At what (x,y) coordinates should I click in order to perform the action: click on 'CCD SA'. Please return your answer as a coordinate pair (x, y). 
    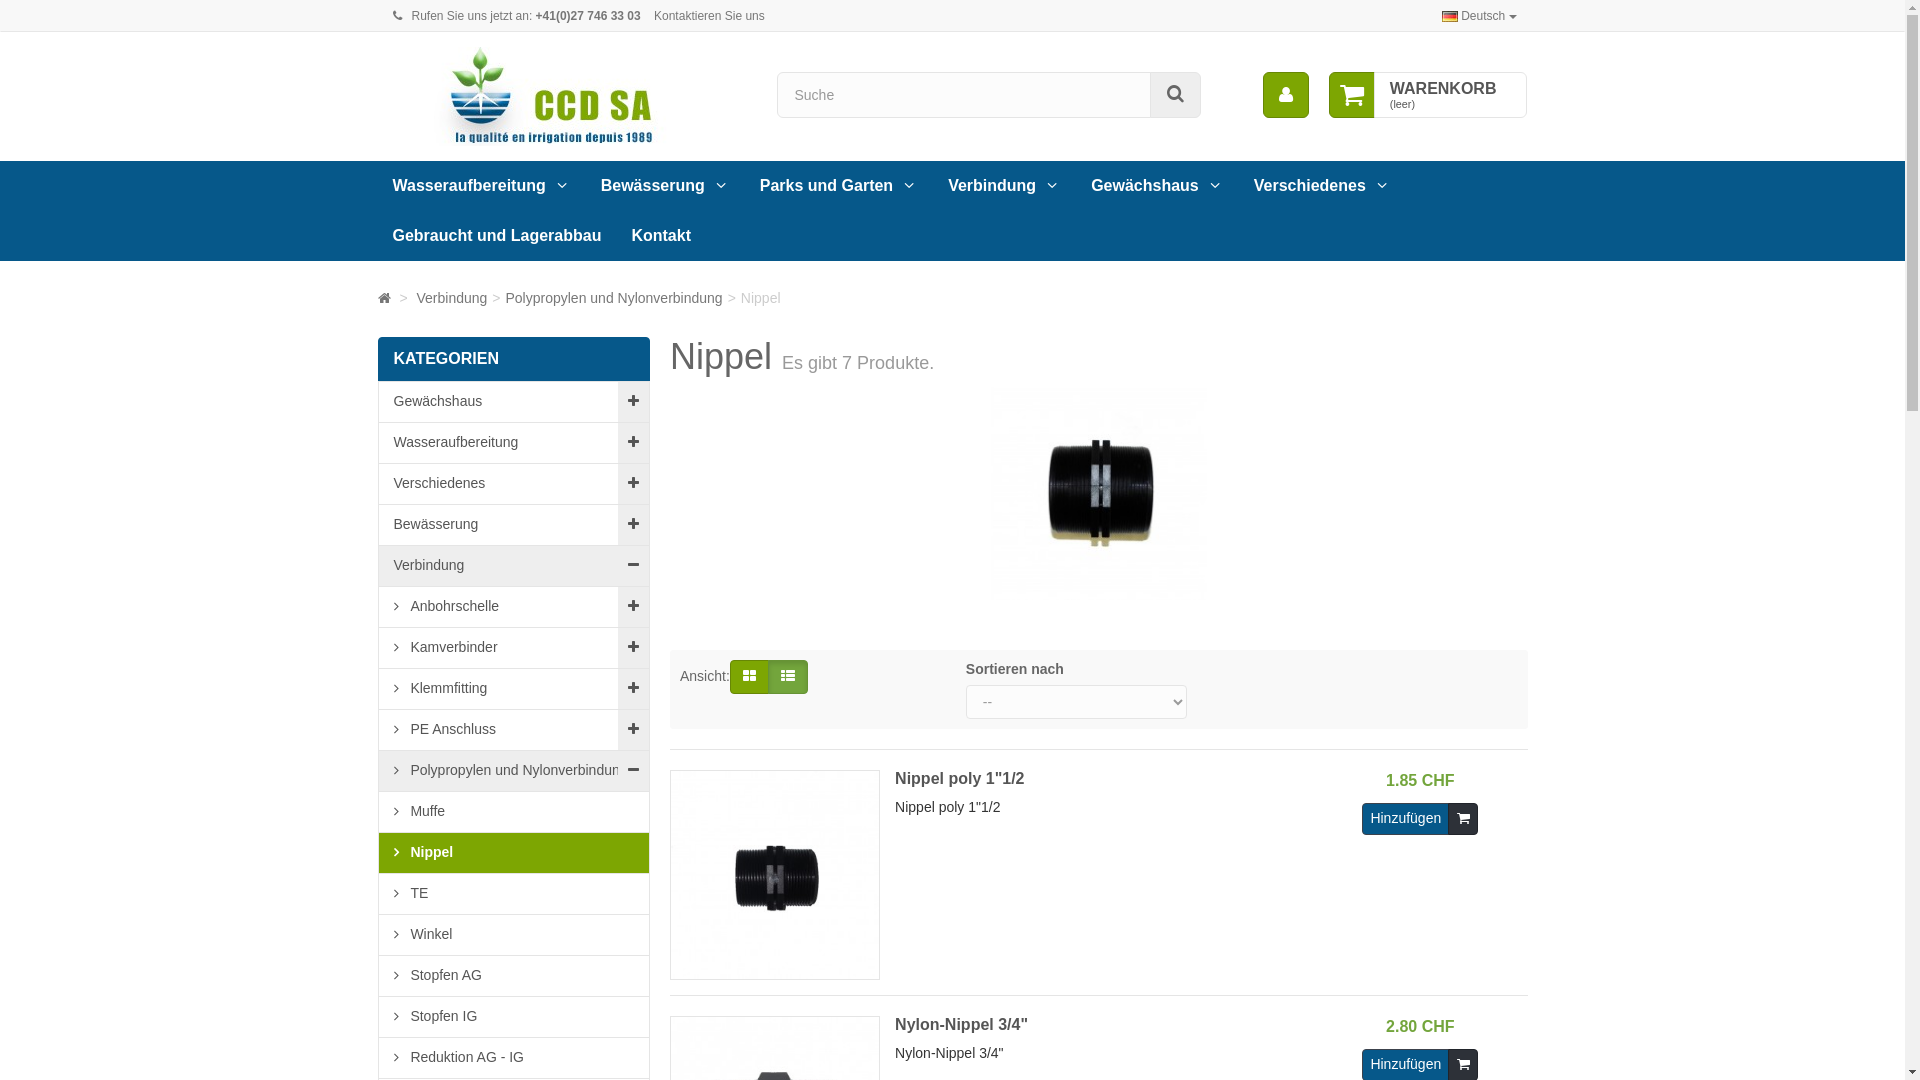
    Looking at the image, I should click on (561, 96).